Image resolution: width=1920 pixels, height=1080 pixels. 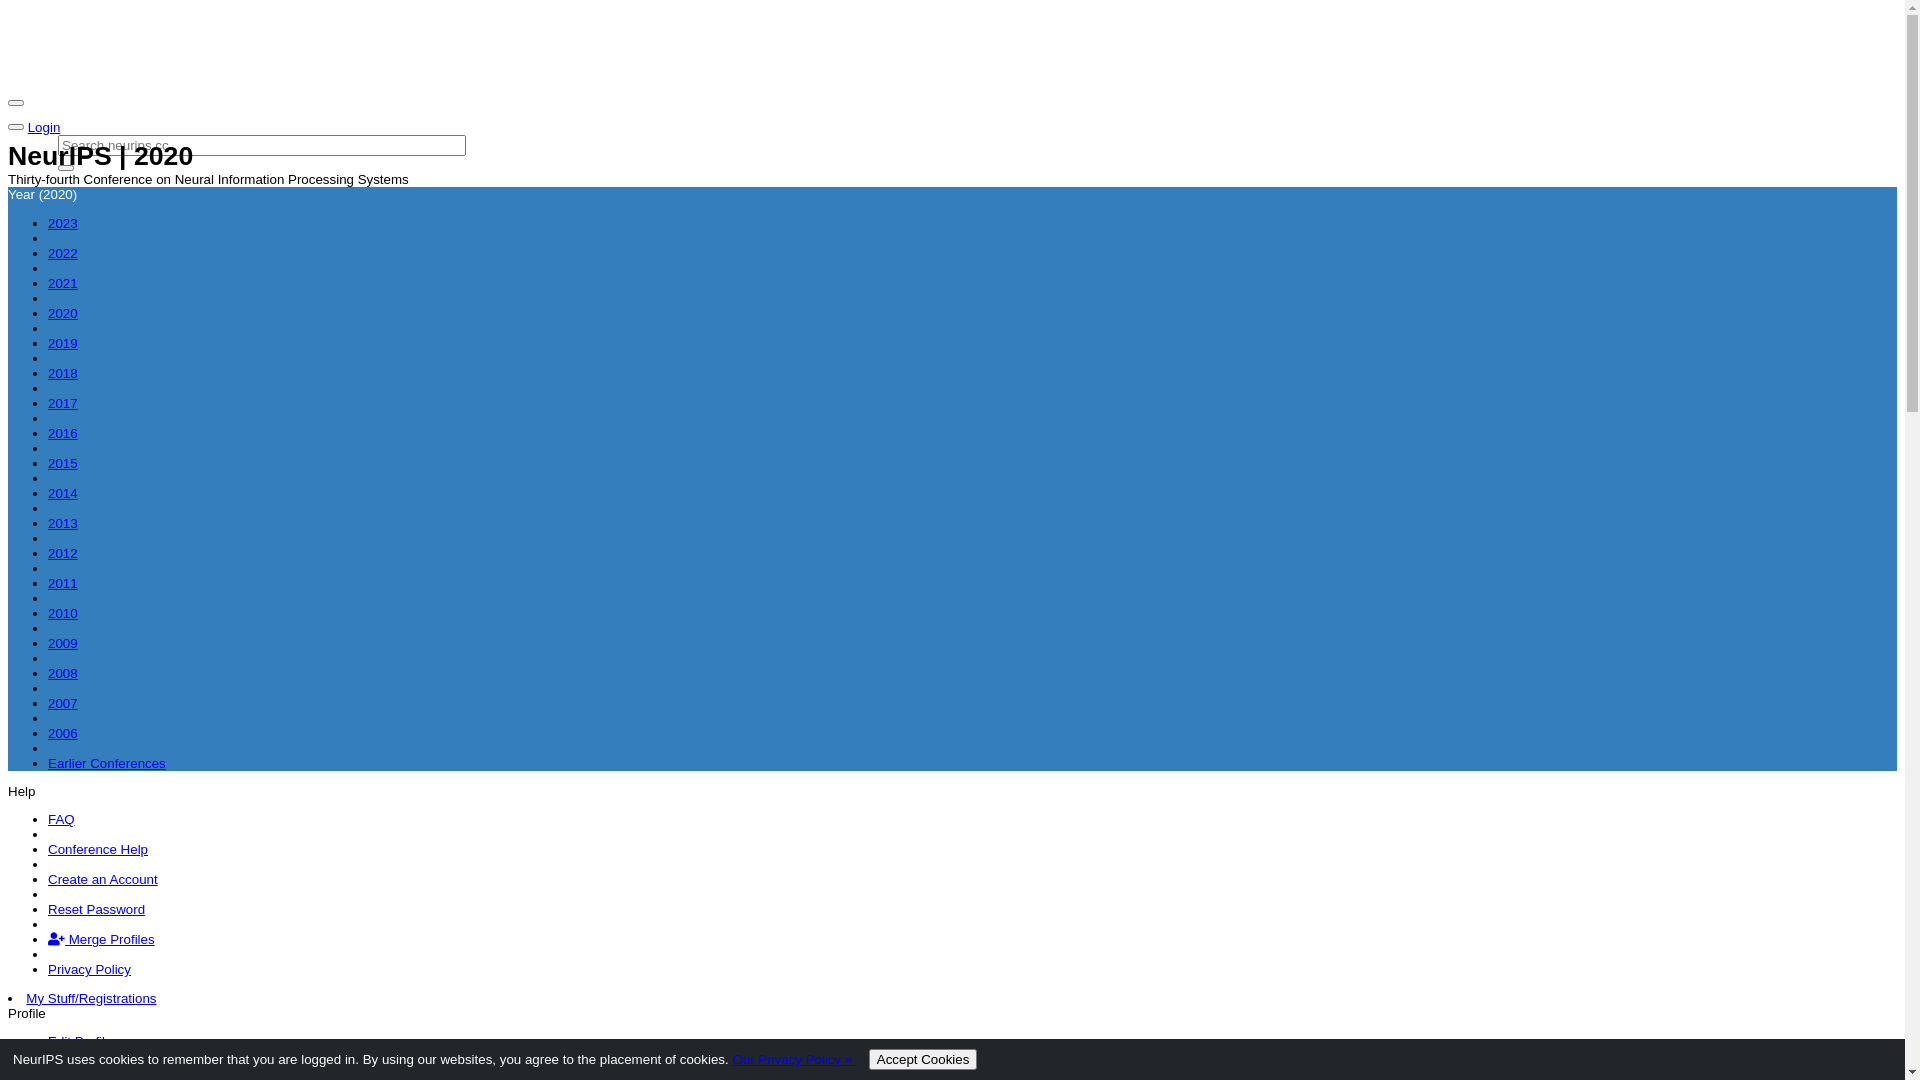 I want to click on '2010', so click(x=62, y=612).